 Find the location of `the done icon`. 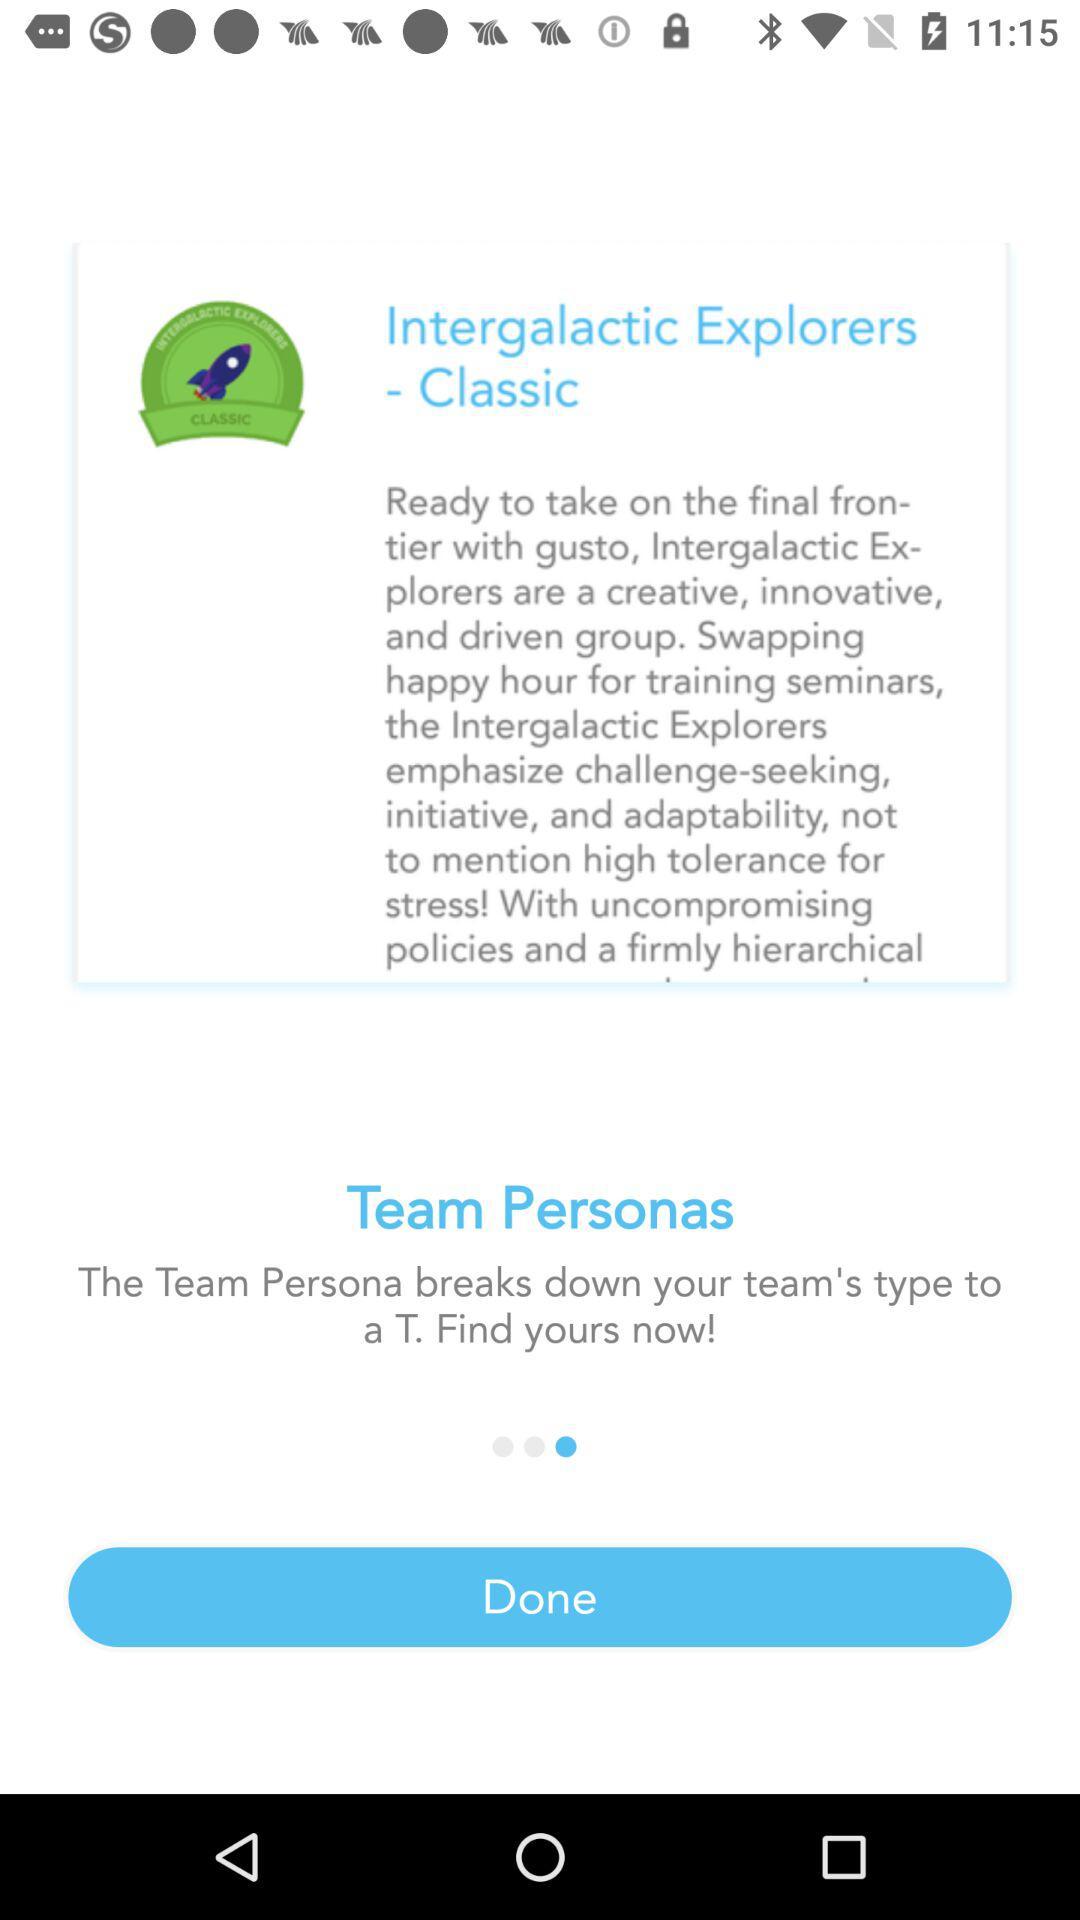

the done icon is located at coordinates (540, 1596).